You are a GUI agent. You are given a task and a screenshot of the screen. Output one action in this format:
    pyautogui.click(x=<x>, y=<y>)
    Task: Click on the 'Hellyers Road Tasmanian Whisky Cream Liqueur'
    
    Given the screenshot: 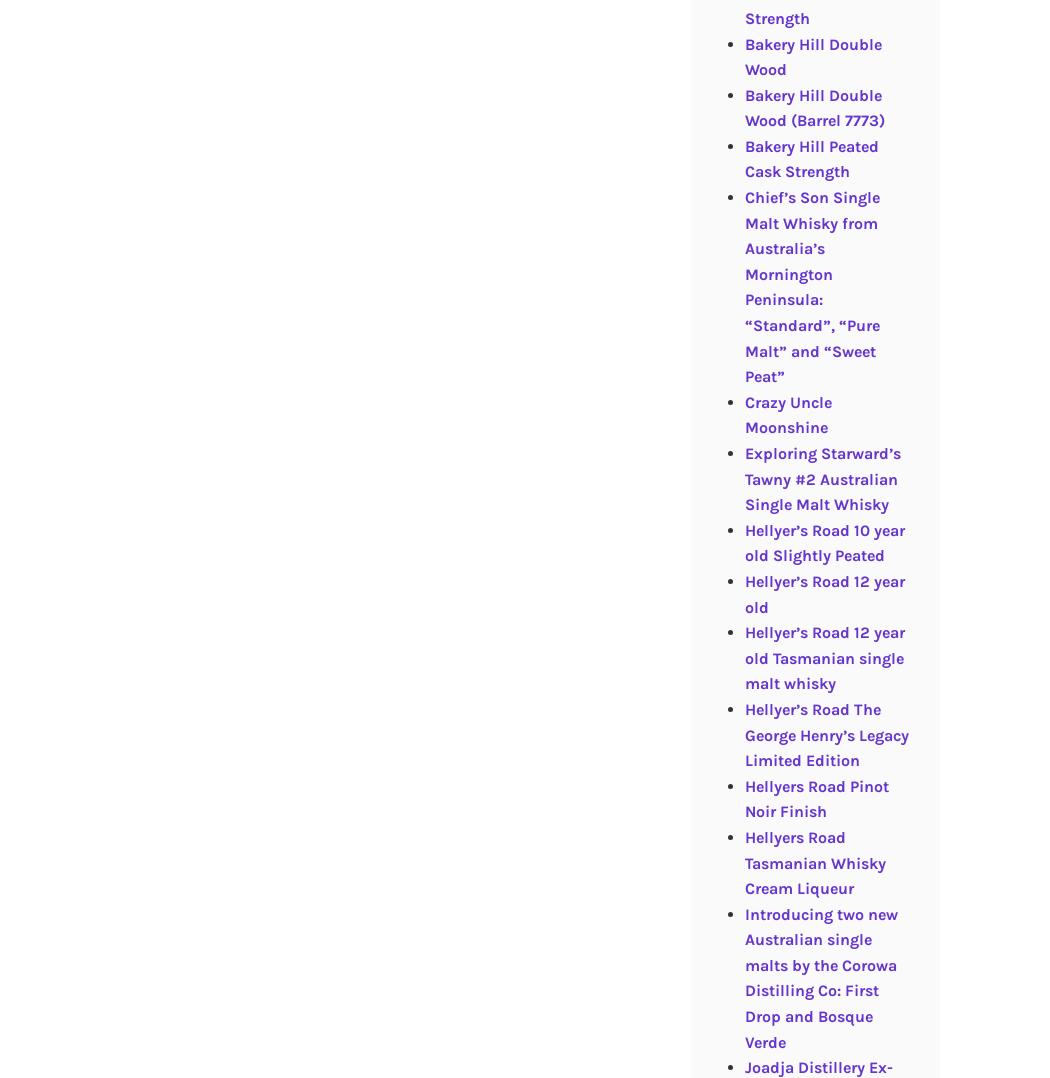 What is the action you would take?
    pyautogui.click(x=743, y=861)
    